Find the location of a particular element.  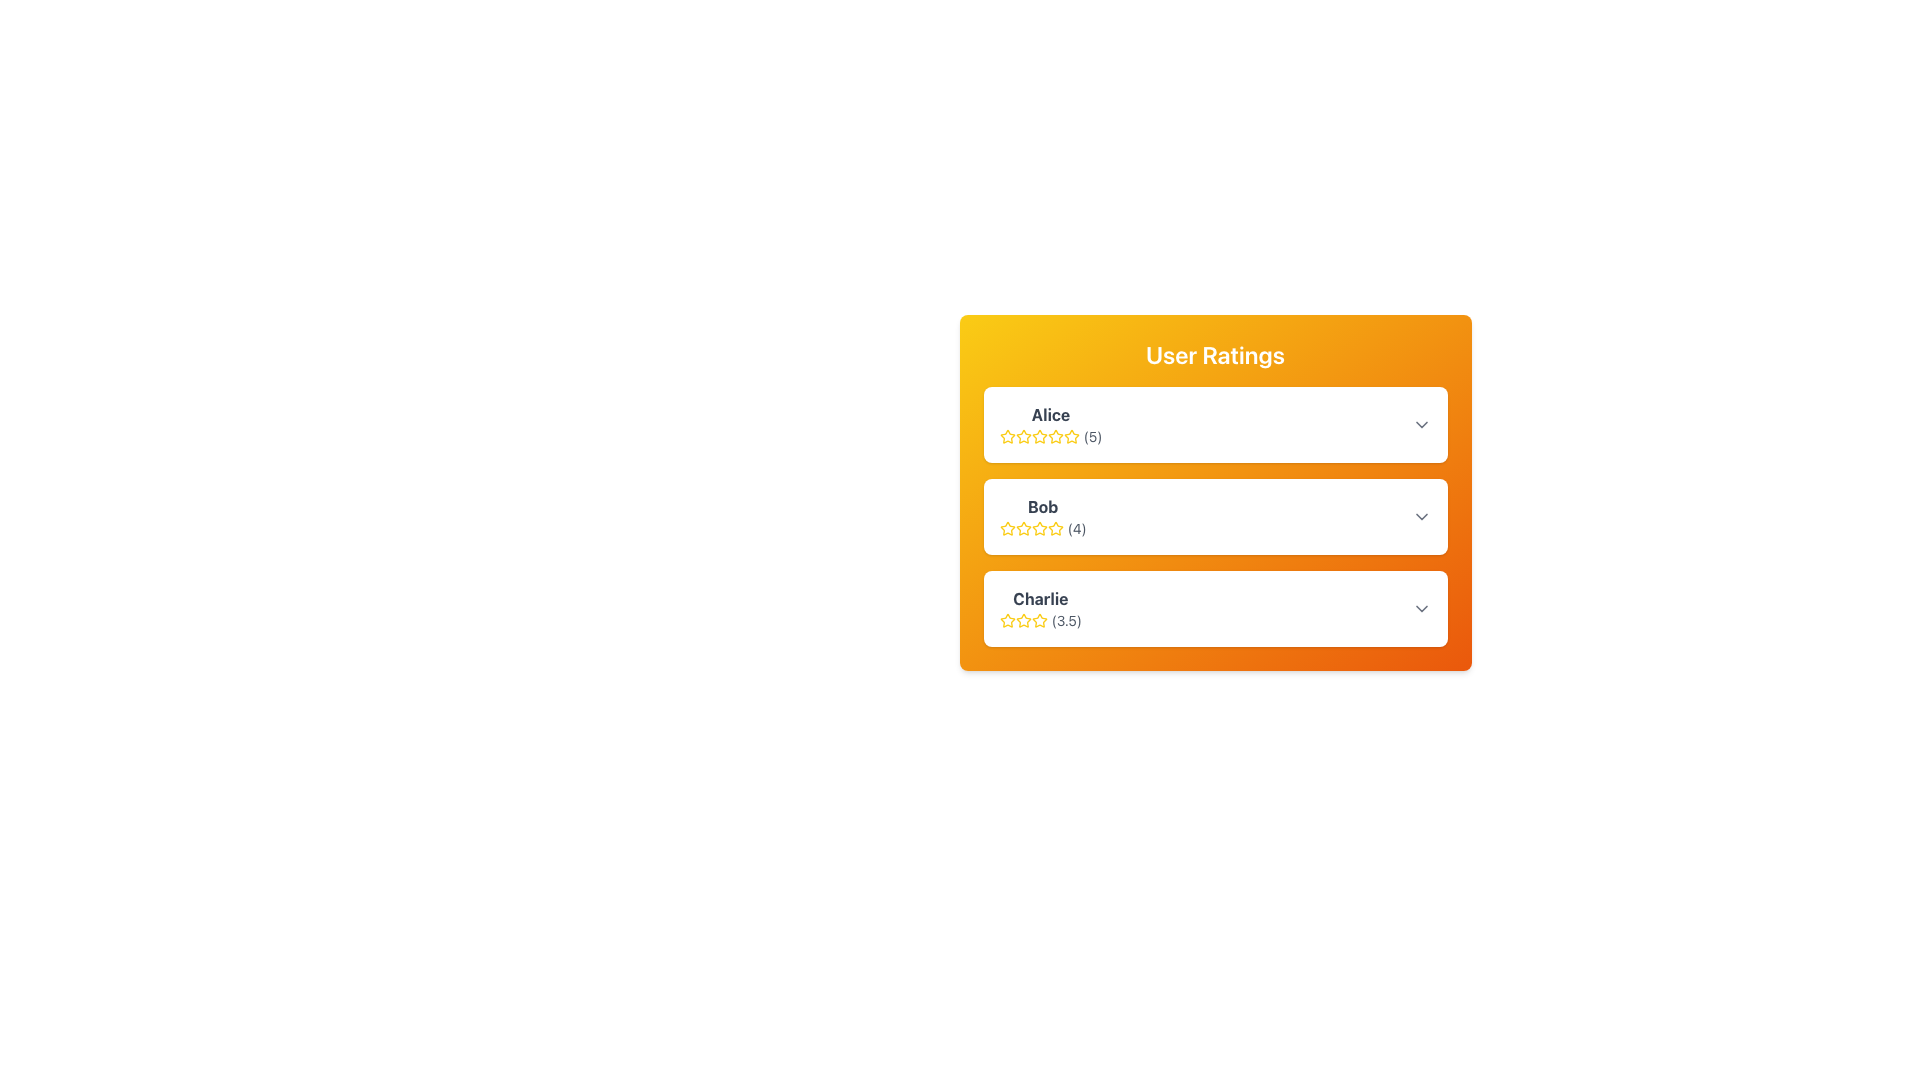

the third star is located at coordinates (1038, 527).